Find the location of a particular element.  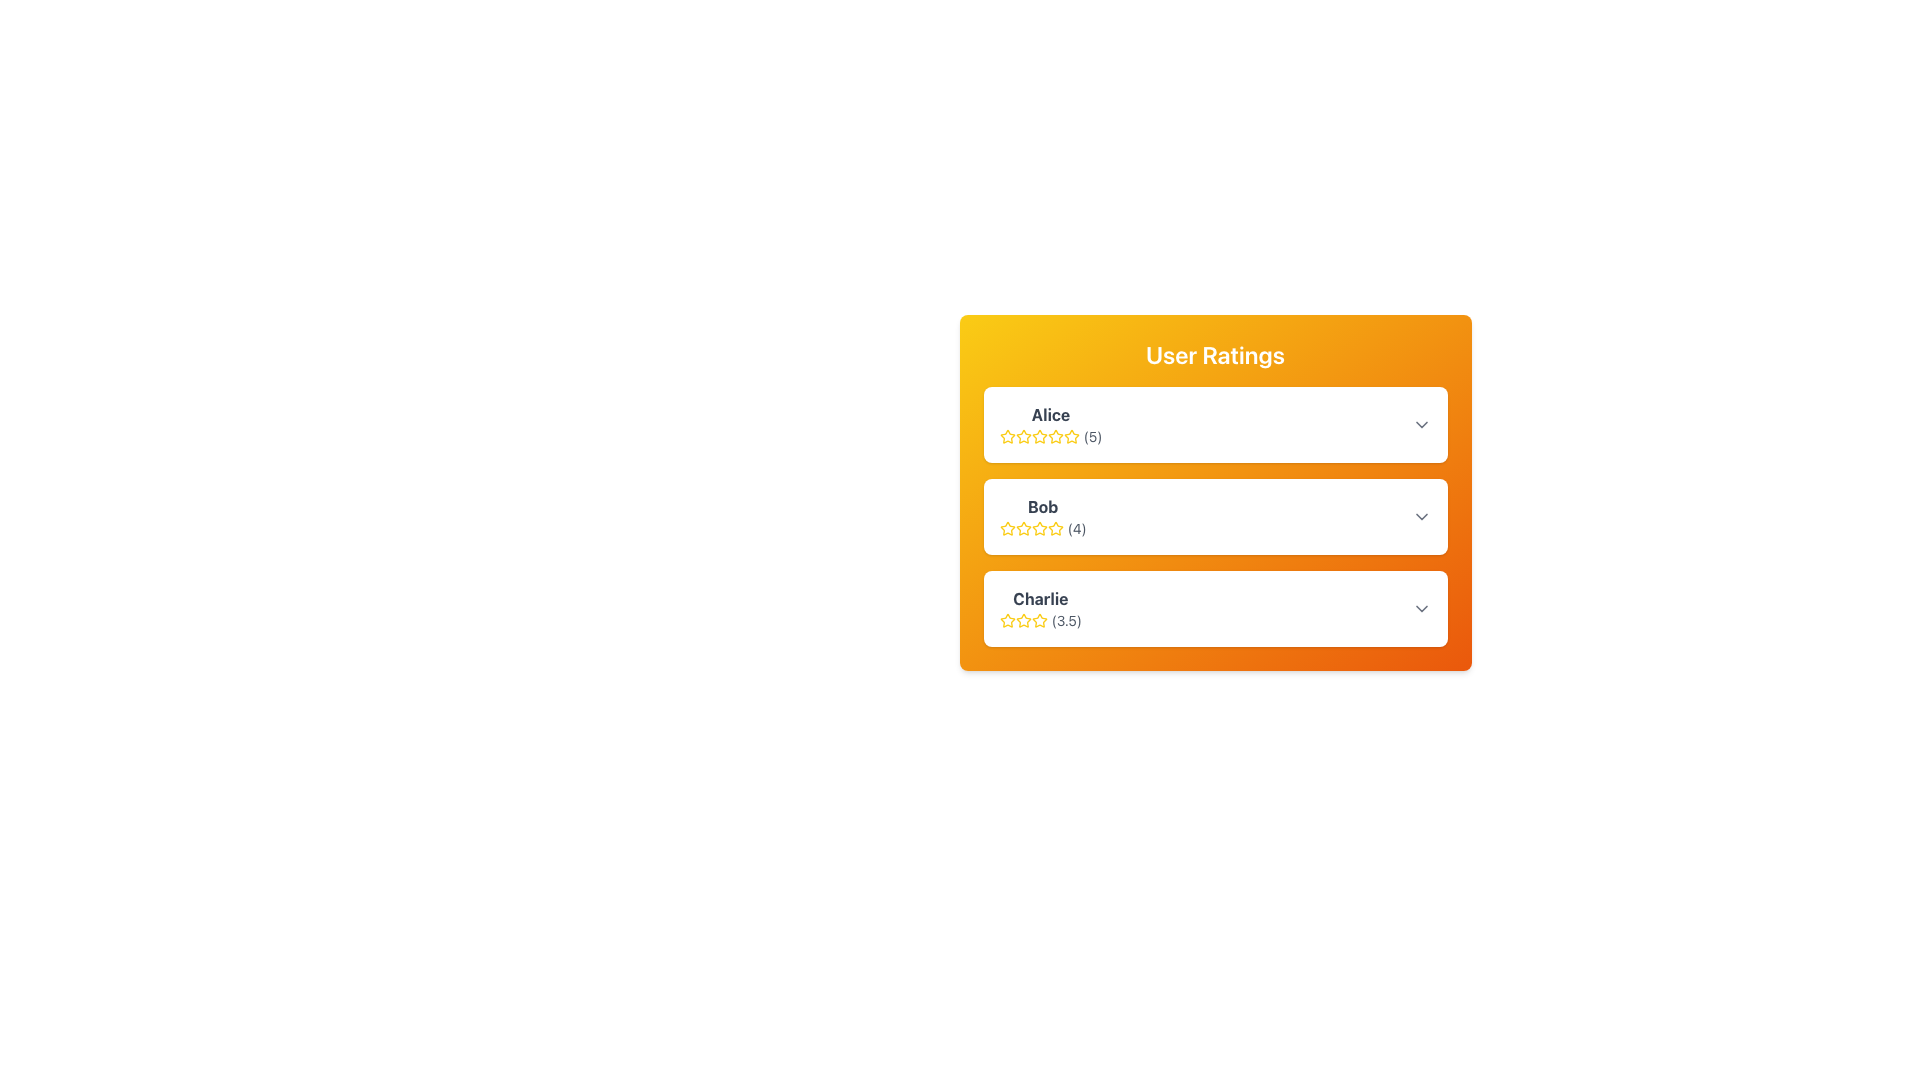

the third star is located at coordinates (1038, 527).